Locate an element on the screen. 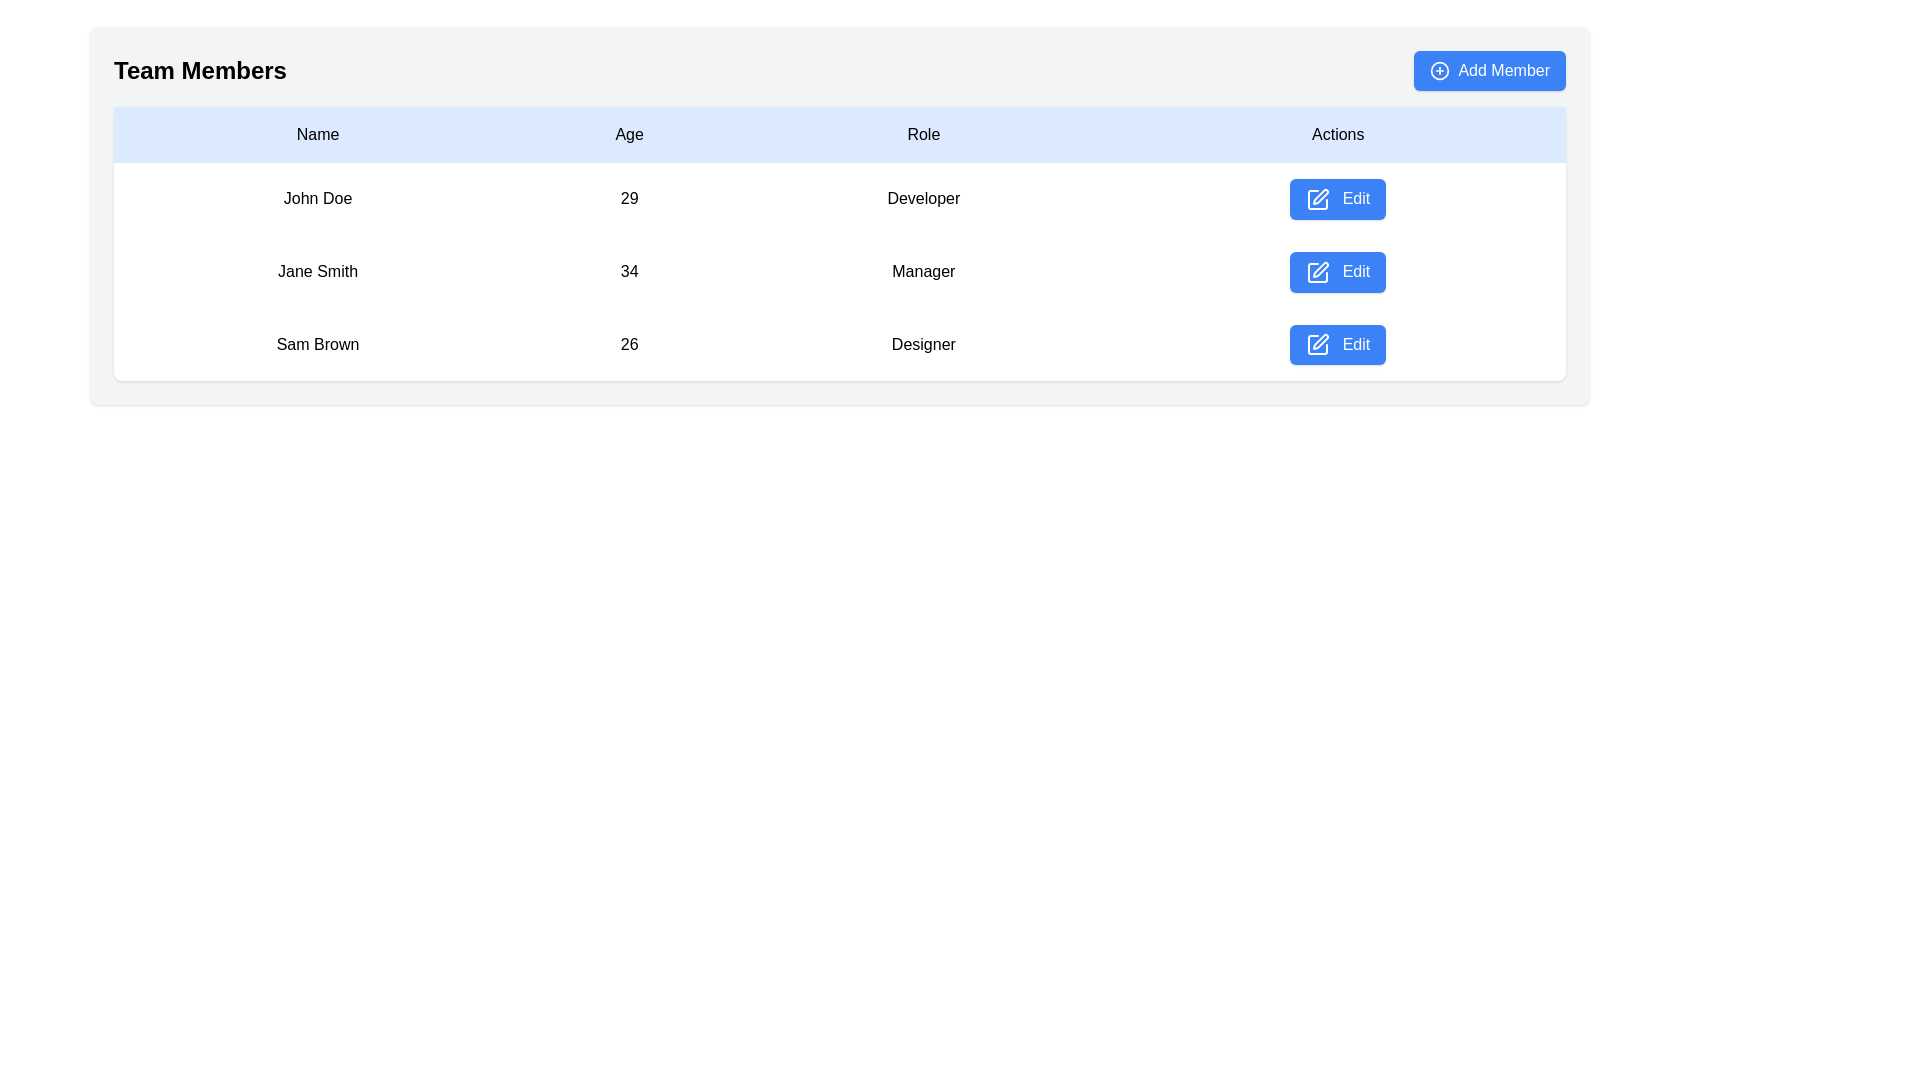 This screenshot has height=1080, width=1920. the 'Name' column header in the table, which is the first header on the far-left side of the header row is located at coordinates (316, 135).